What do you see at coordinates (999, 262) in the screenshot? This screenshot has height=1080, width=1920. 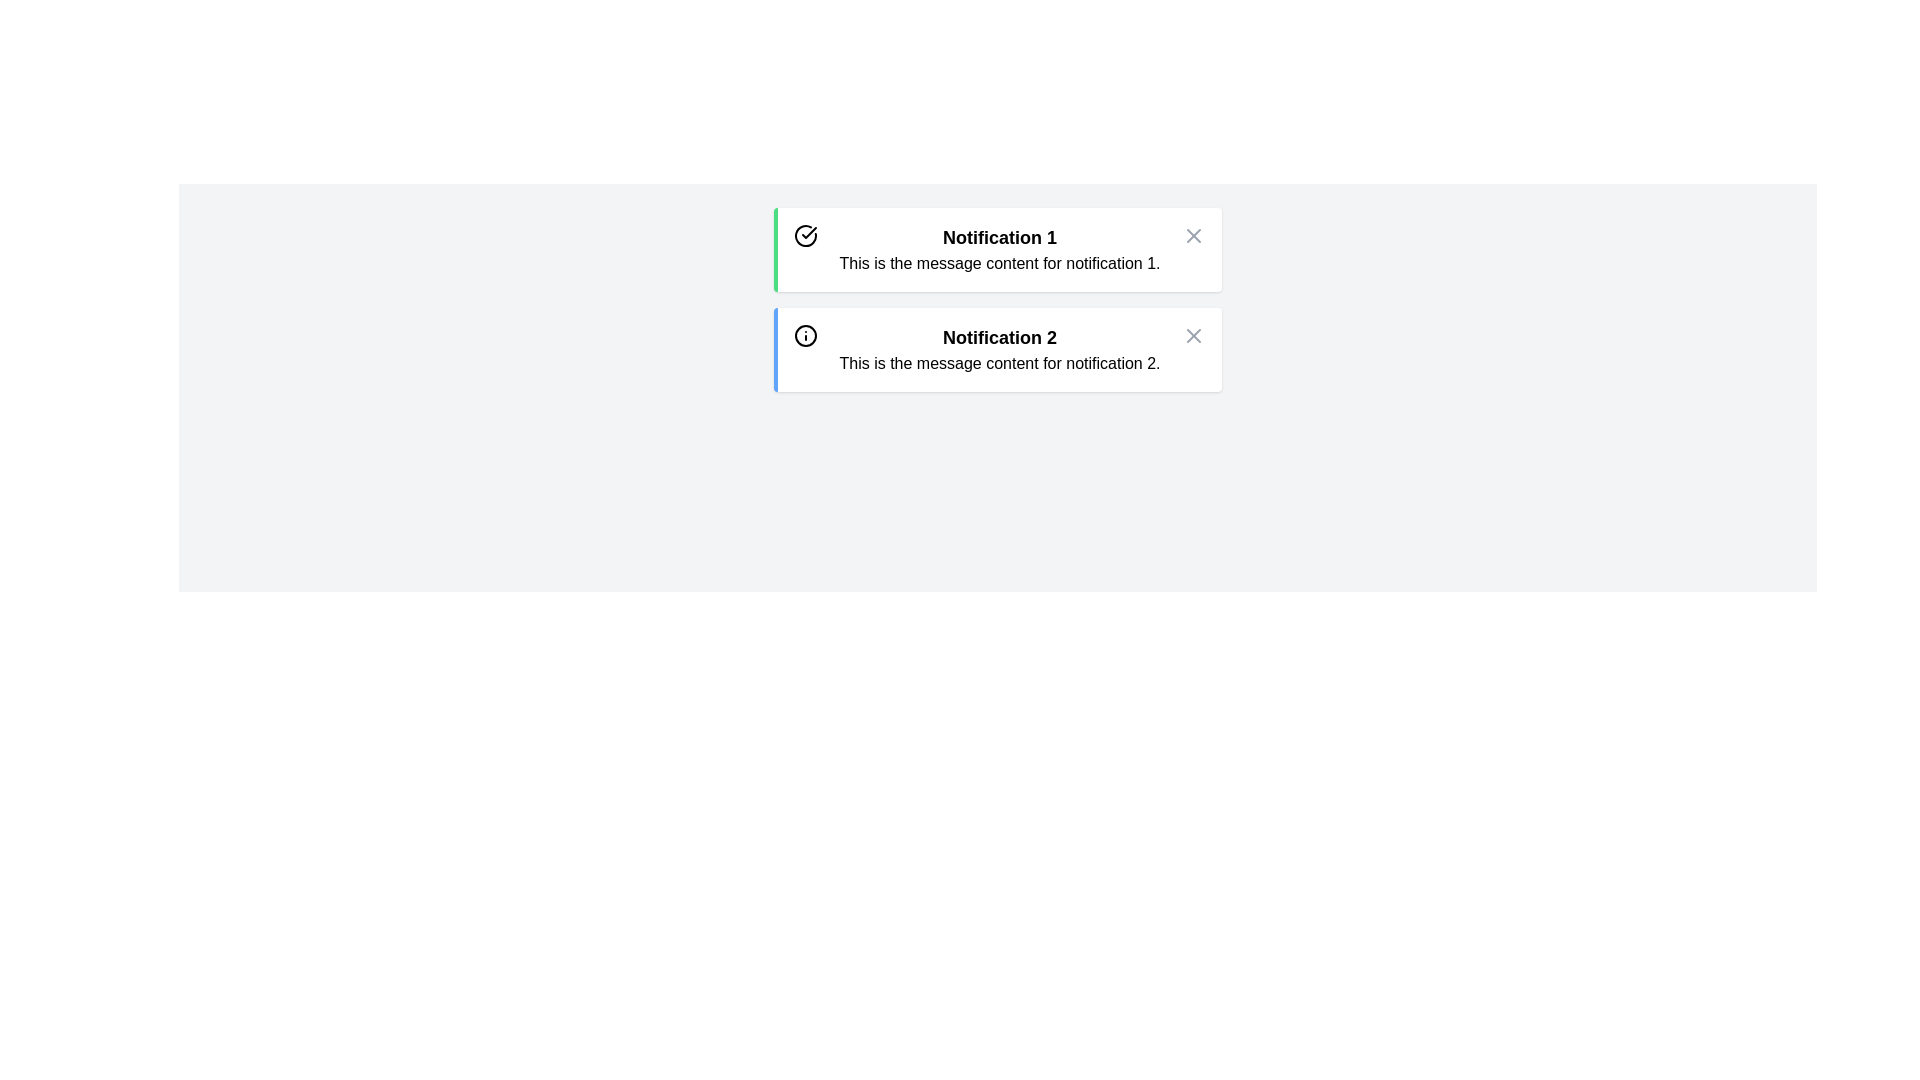 I see `the text label displaying the message 'This is the message content for notification 1.' located below the title 'Notification 1' in the top notification panel` at bounding box center [999, 262].